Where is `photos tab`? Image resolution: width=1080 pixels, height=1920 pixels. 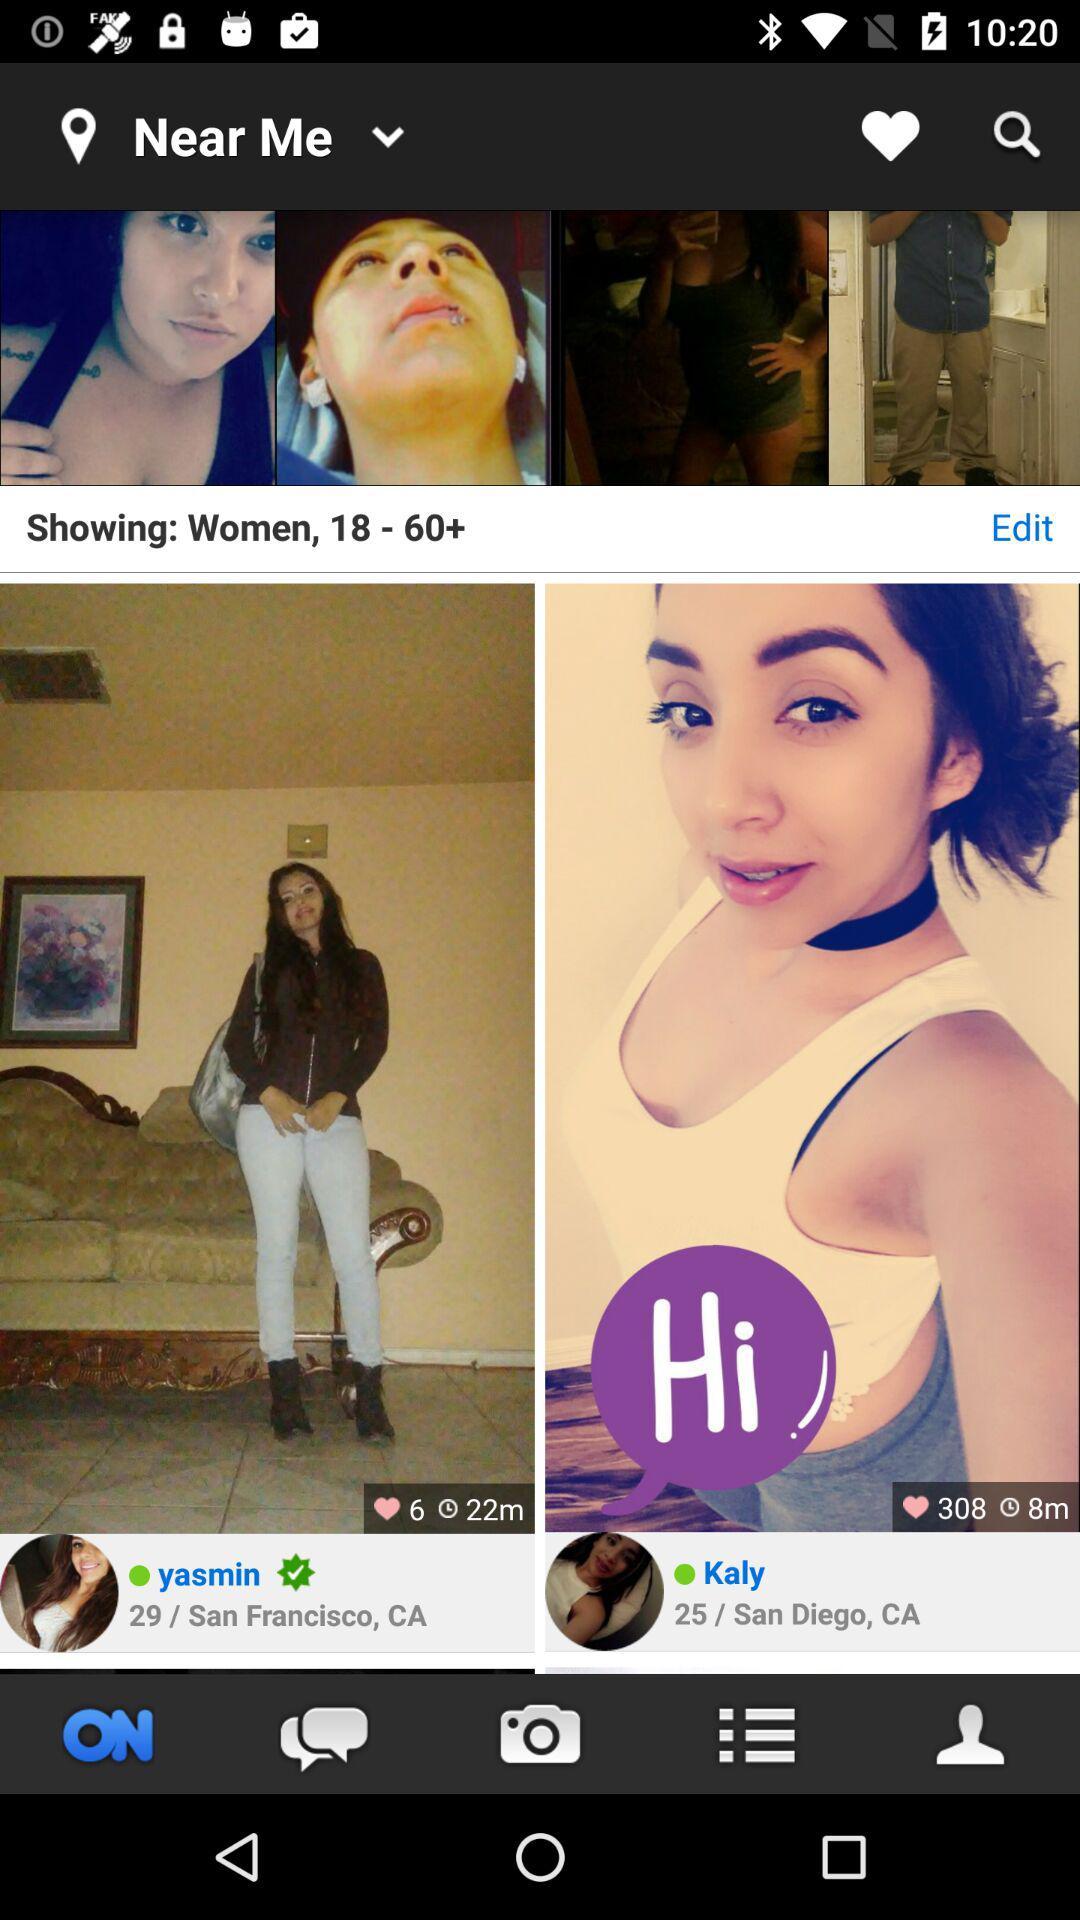 photos tab is located at coordinates (540, 1733).